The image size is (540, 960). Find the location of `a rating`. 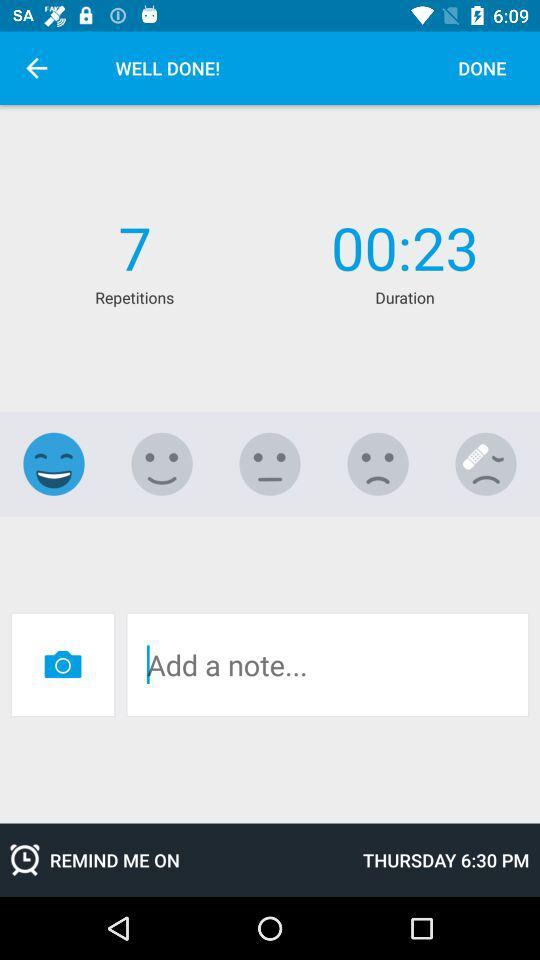

a rating is located at coordinates (270, 464).